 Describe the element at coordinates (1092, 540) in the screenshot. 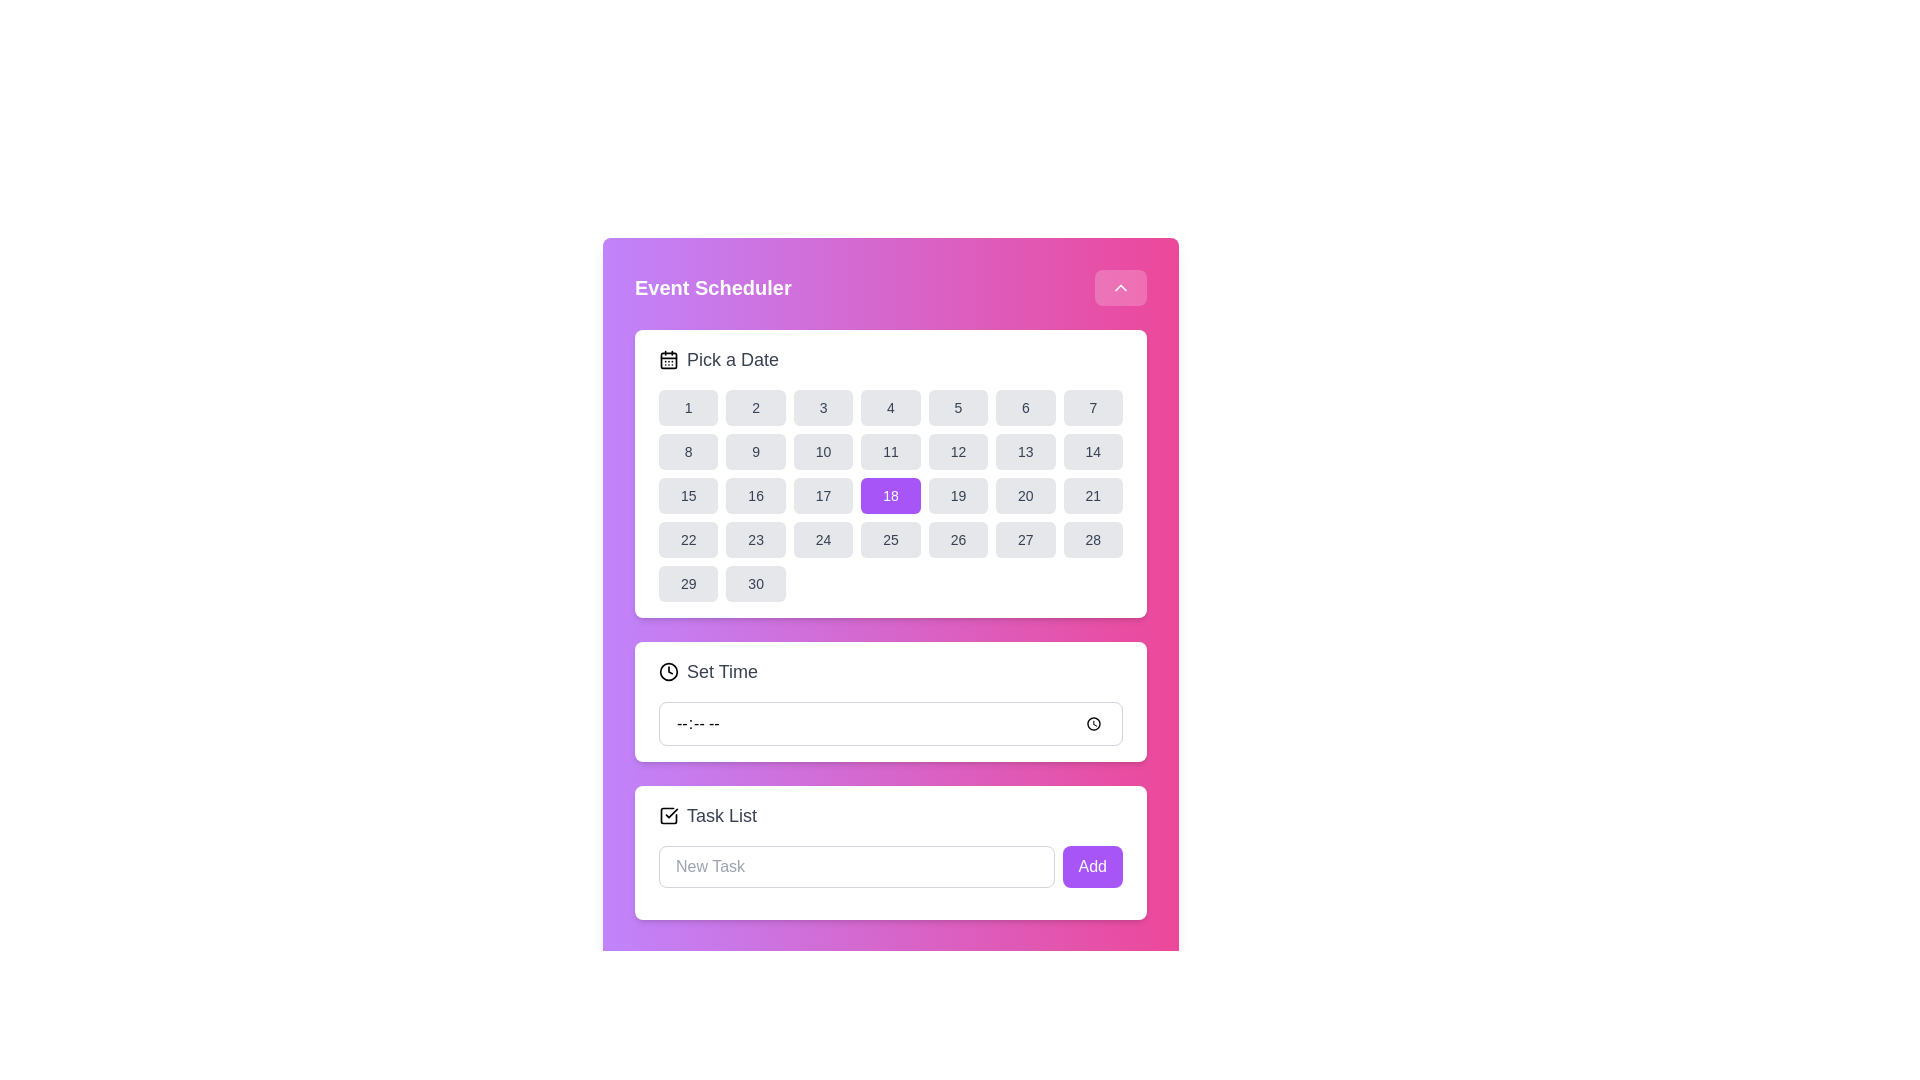

I see `the selectable date button '28' in the last column of the fifth row of the calendar` at that location.